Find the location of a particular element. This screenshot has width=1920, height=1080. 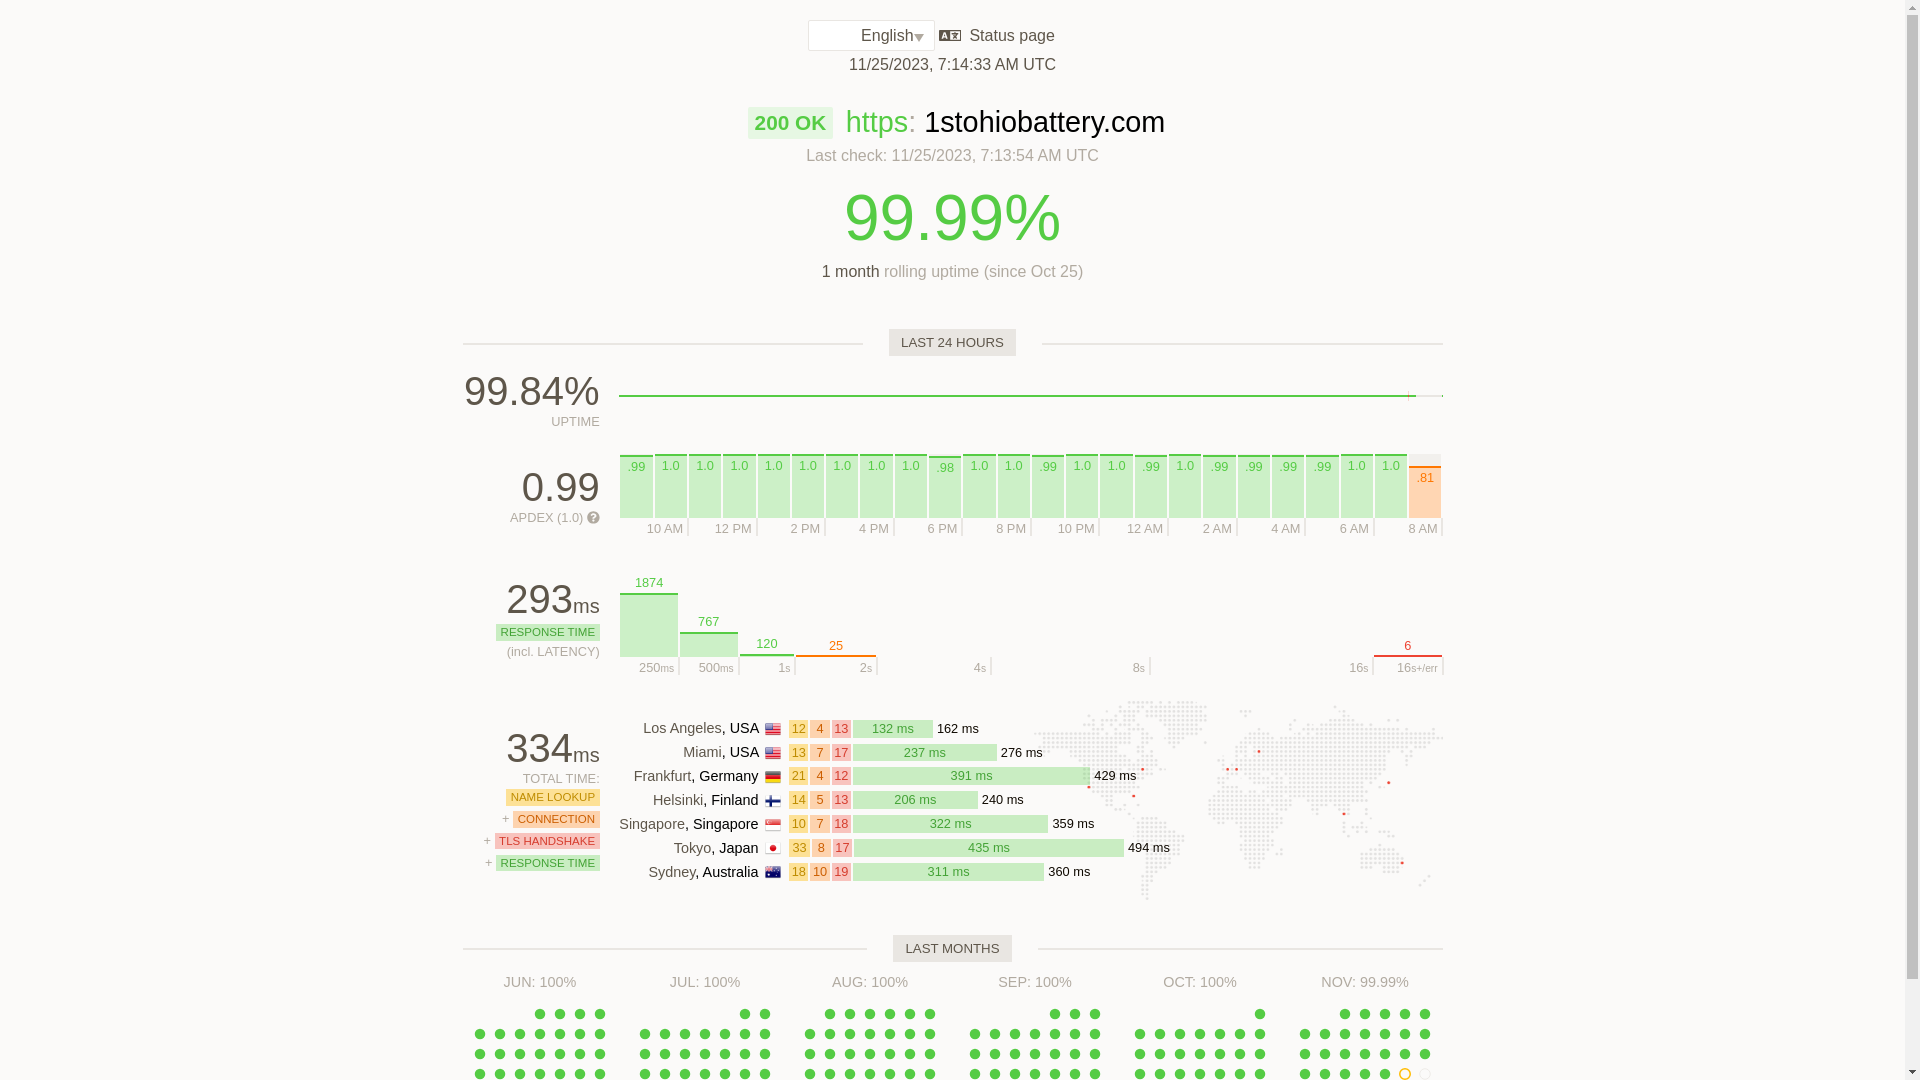

'<small>Jul 12:</small> No downtime' is located at coordinates (685, 1052).